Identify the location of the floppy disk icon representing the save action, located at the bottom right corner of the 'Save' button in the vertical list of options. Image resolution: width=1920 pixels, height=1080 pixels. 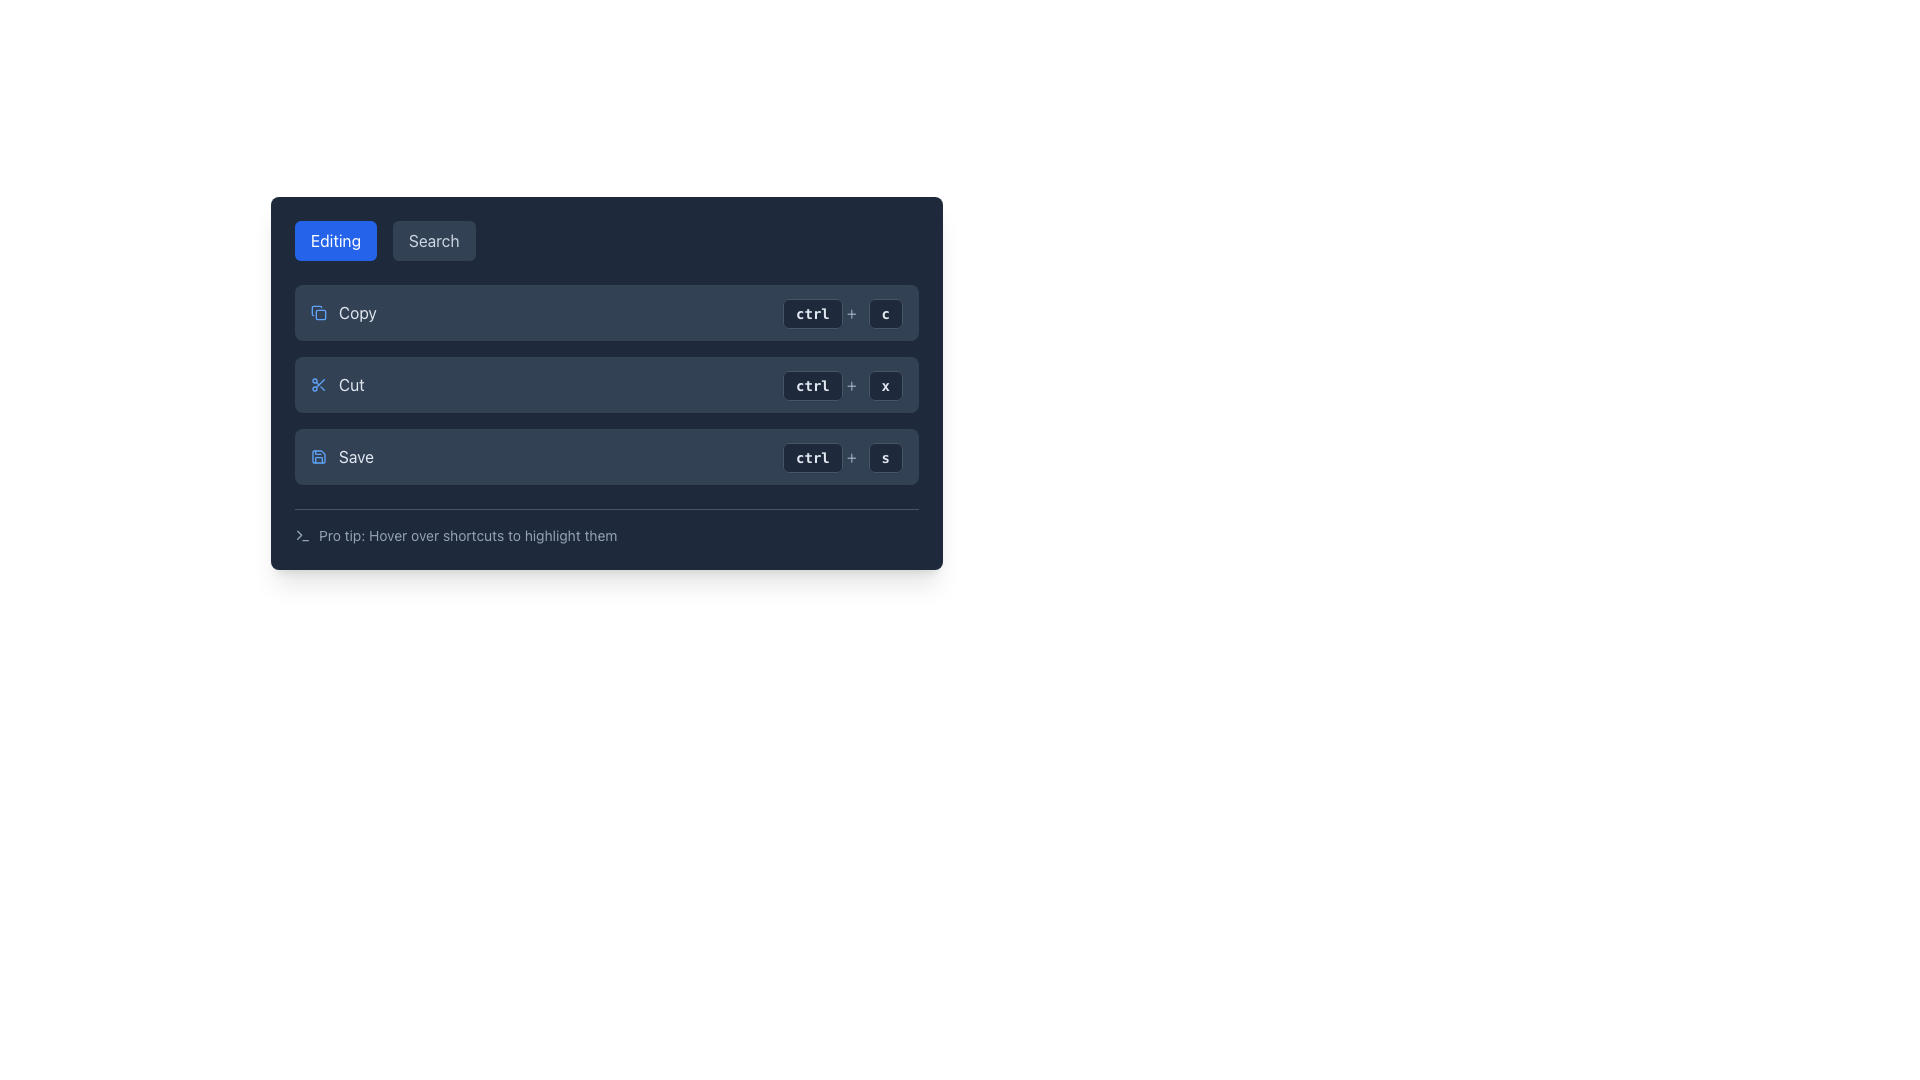
(317, 456).